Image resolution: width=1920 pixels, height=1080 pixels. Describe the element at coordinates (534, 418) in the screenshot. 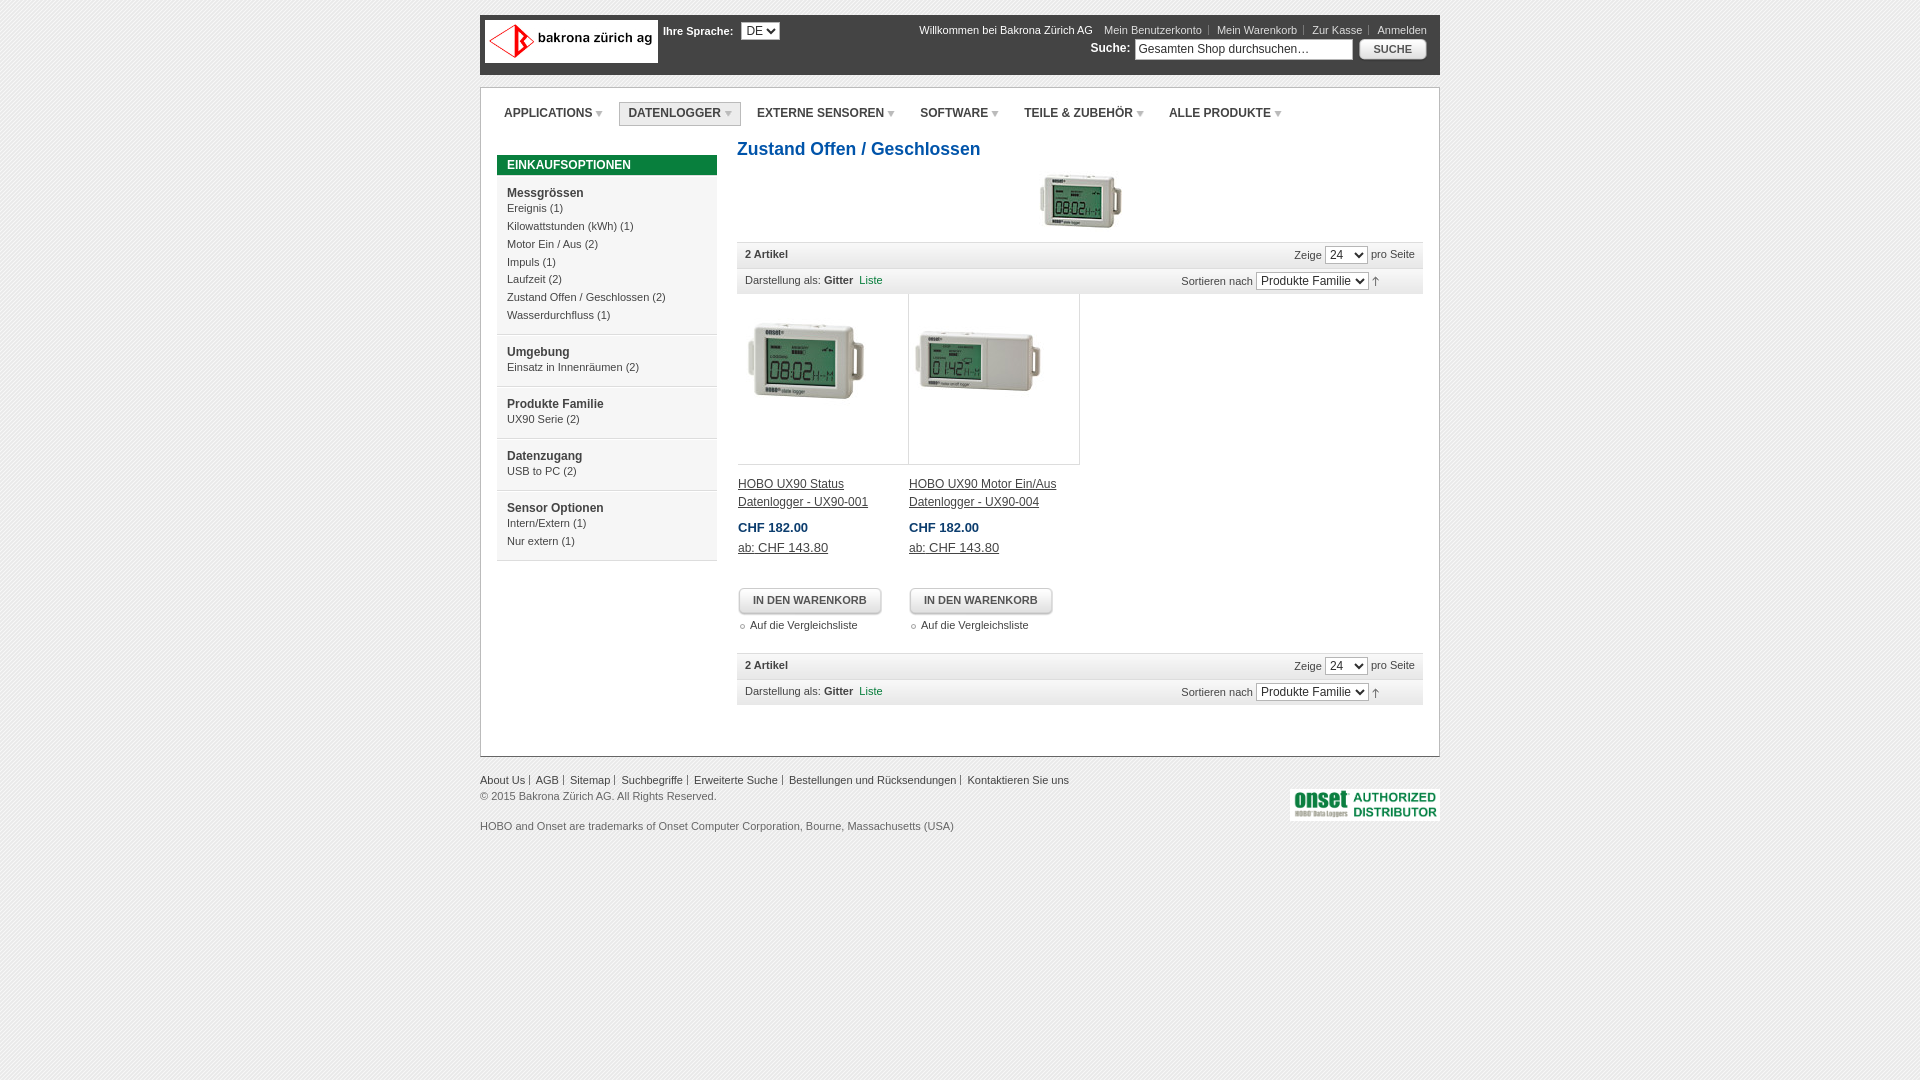

I see `'UX90 Serie'` at that location.